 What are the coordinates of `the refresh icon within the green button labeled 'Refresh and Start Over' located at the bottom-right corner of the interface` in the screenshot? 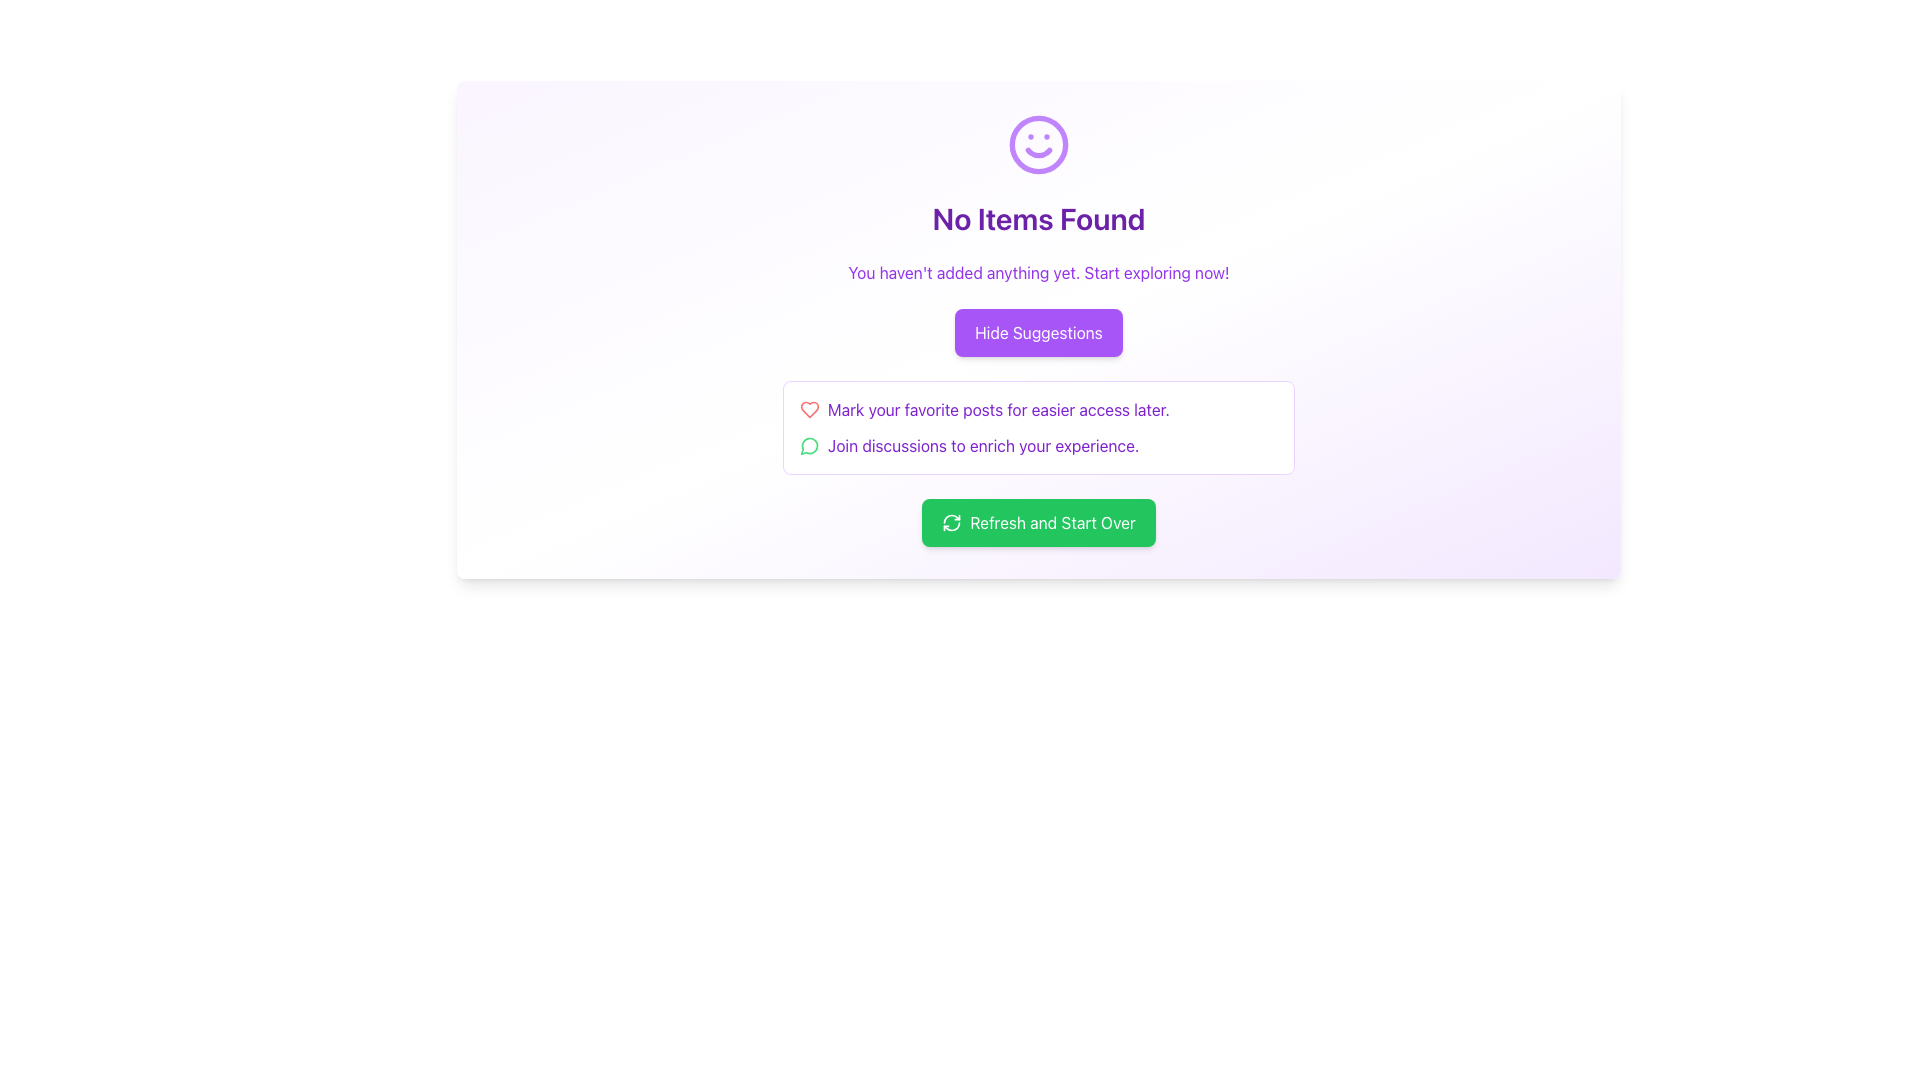 It's located at (951, 522).